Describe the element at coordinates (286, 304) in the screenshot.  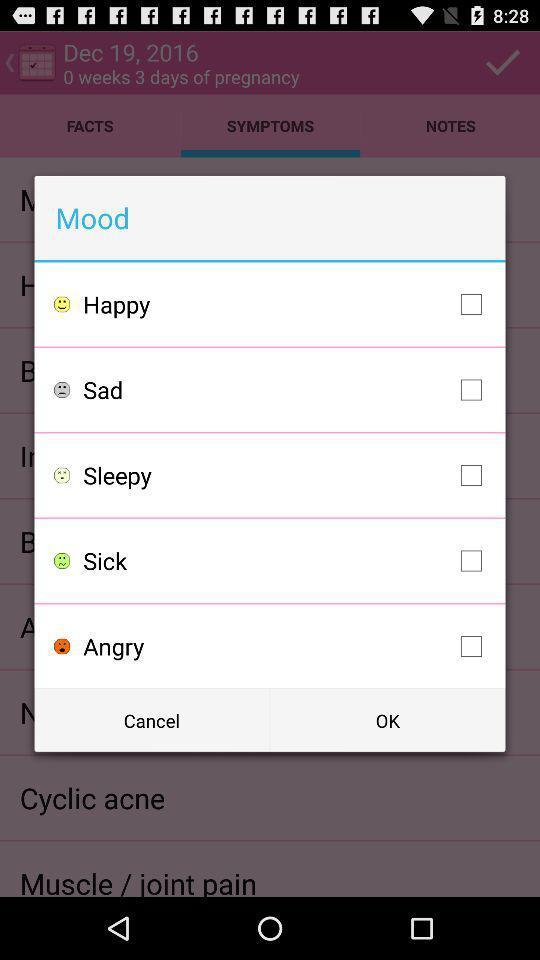
I see `the icon above sad icon` at that location.